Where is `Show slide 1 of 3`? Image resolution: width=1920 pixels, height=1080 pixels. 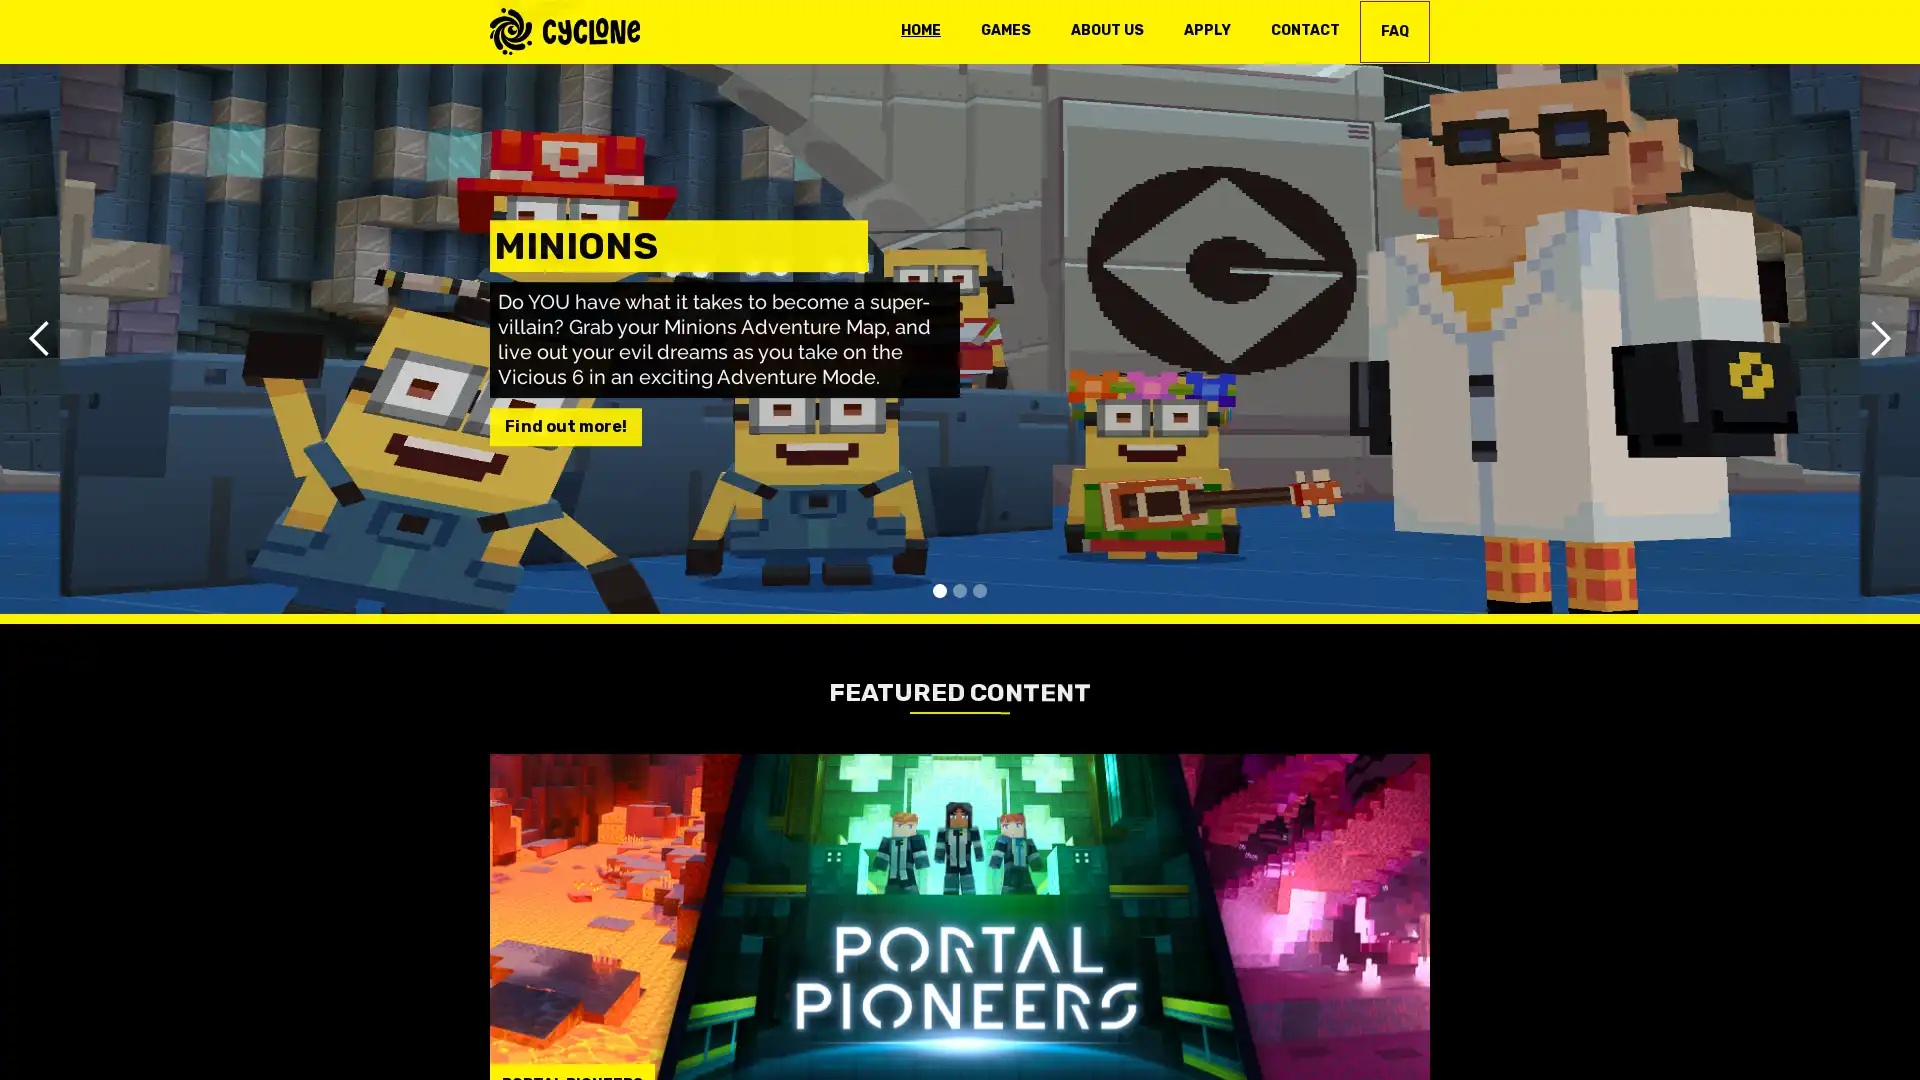
Show slide 1 of 3 is located at coordinates (939, 589).